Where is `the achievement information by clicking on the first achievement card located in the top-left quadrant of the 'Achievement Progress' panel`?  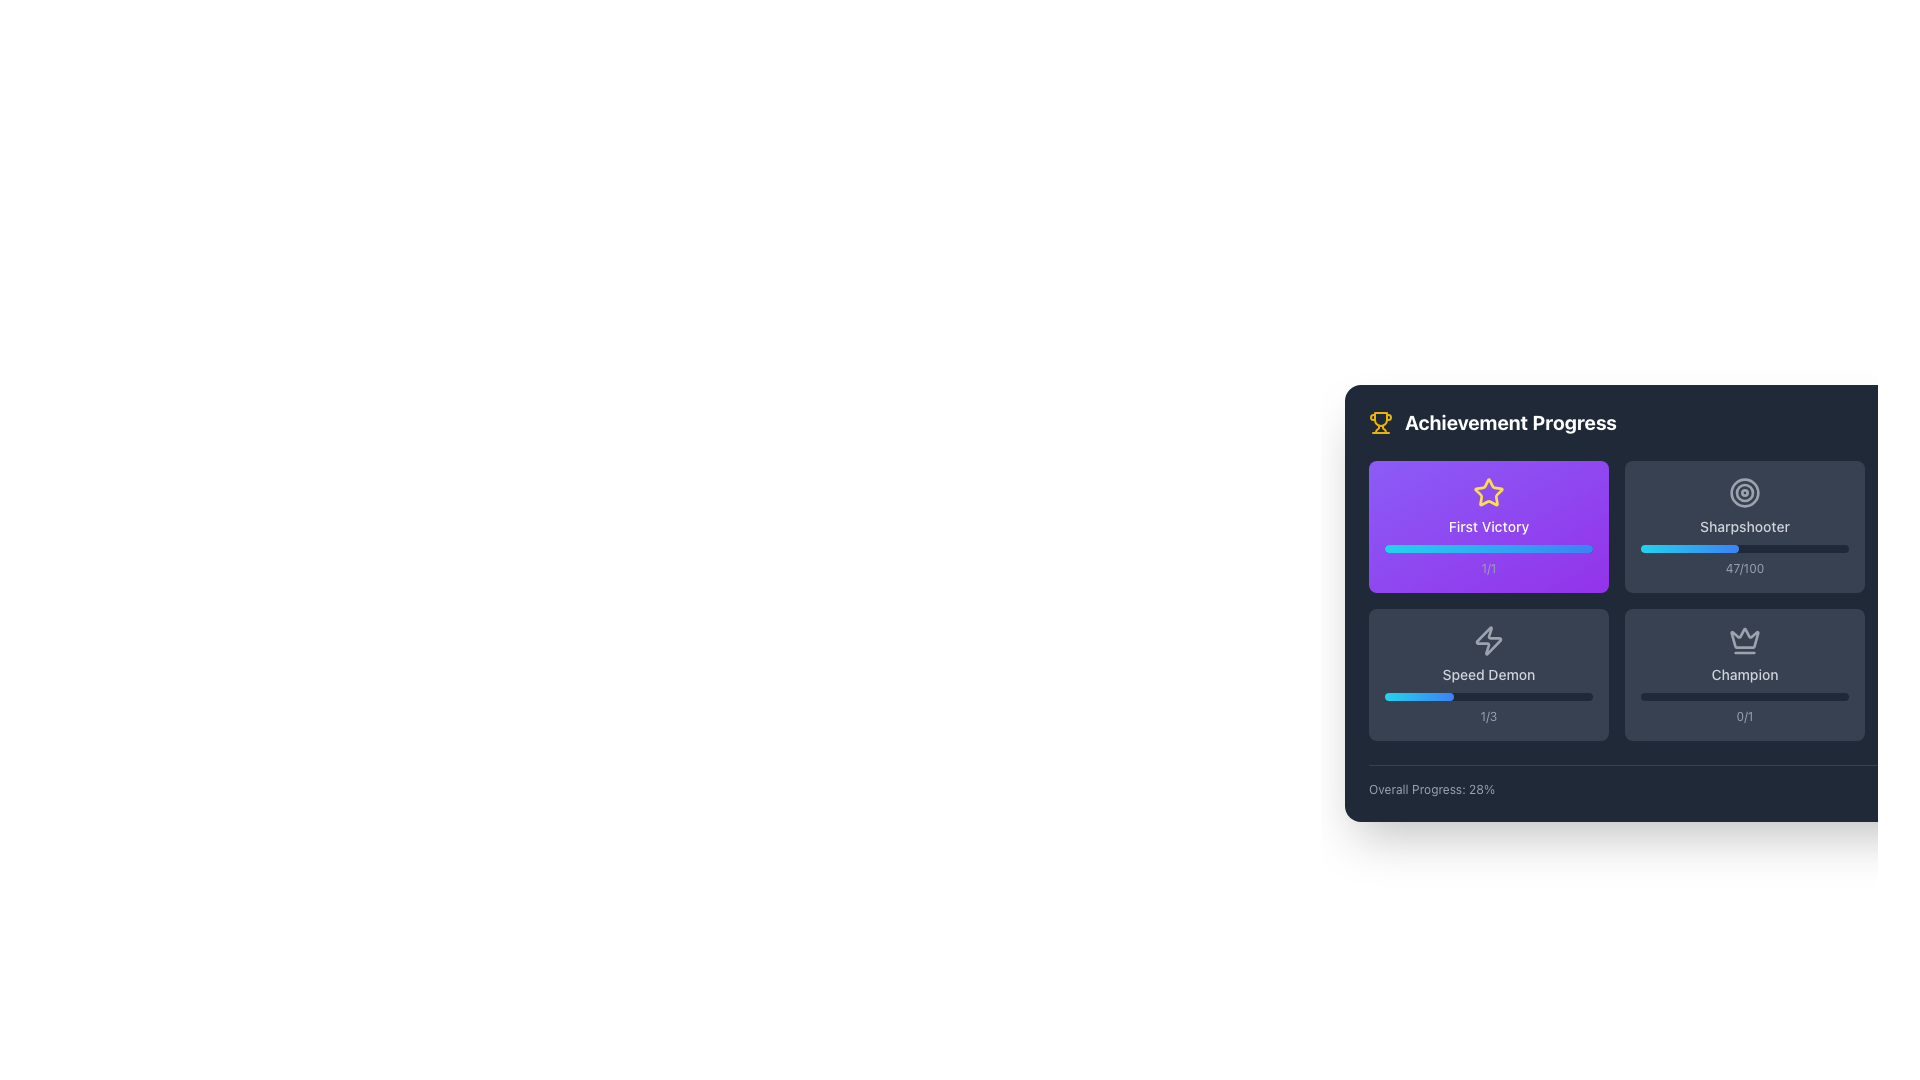 the achievement information by clicking on the first achievement card located in the top-left quadrant of the 'Achievement Progress' panel is located at coordinates (1488, 526).